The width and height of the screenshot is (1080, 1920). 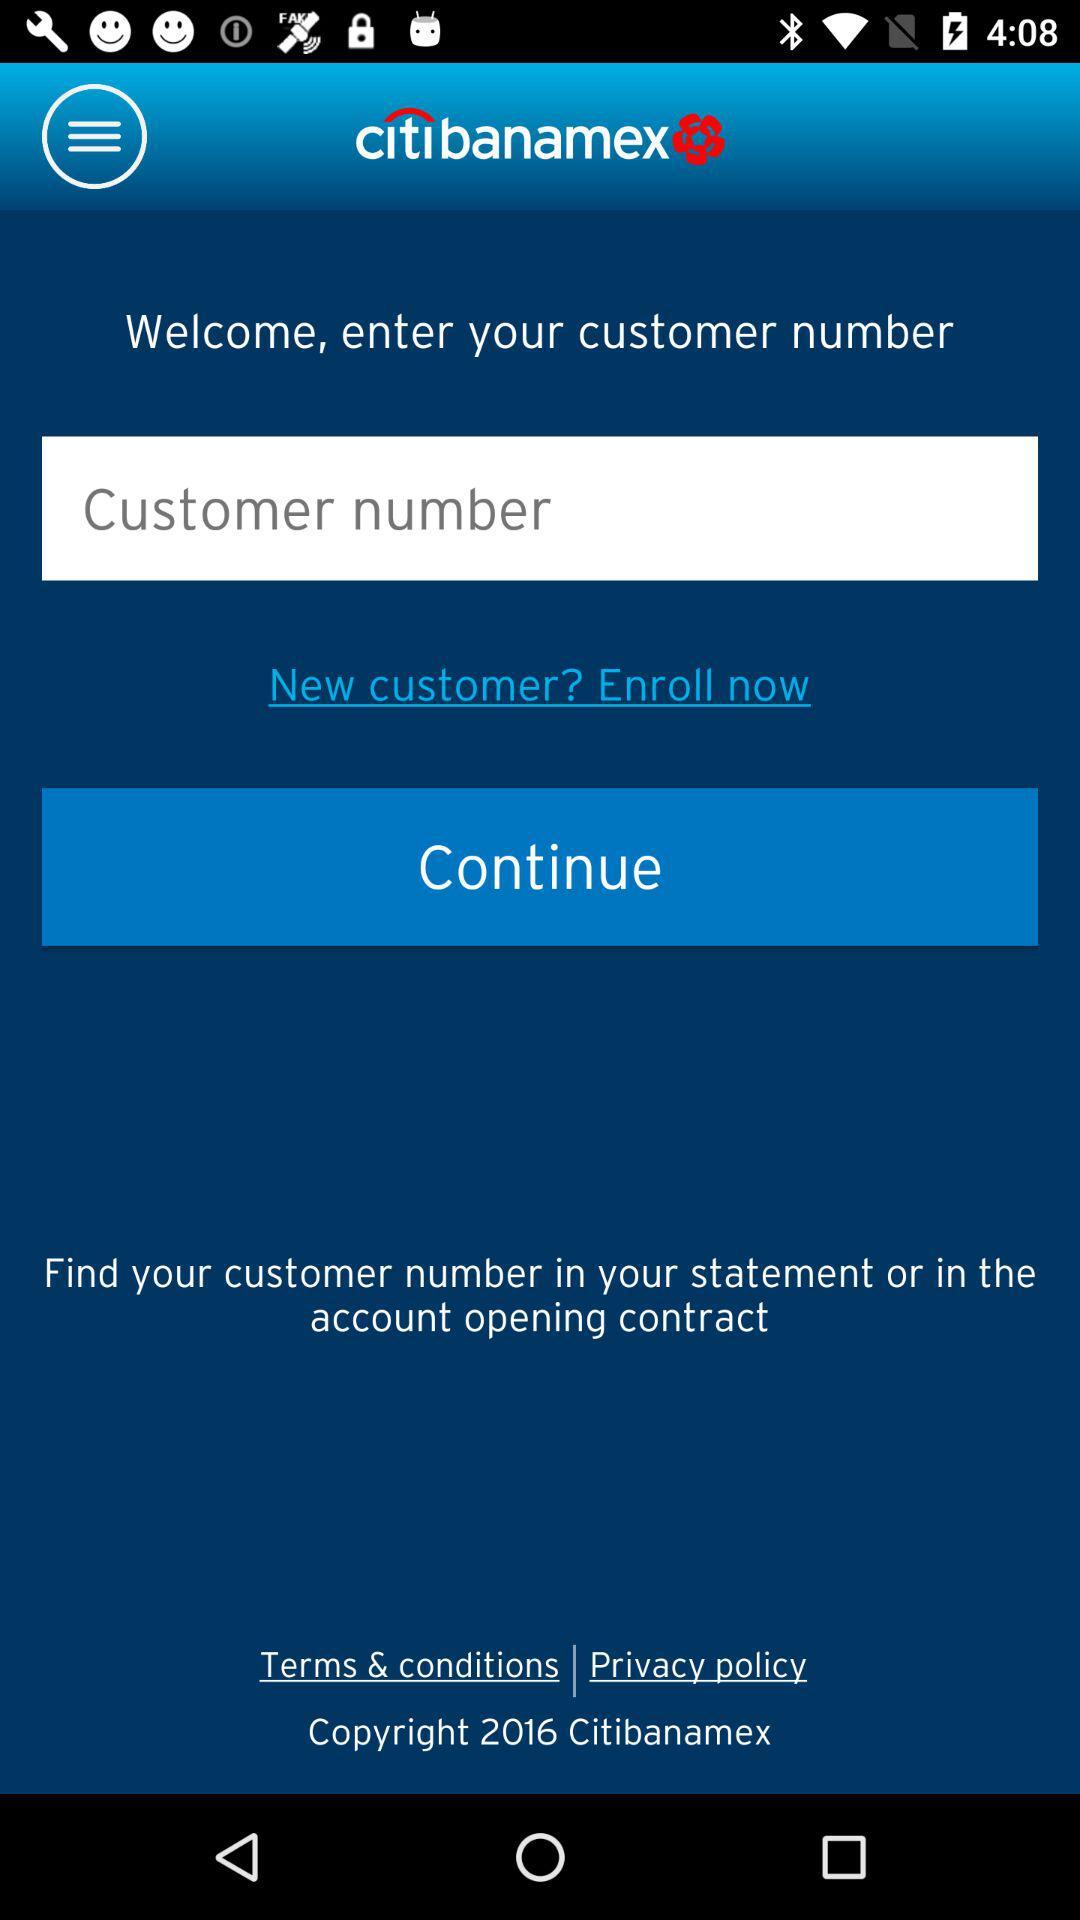 What do you see at coordinates (540, 508) in the screenshot?
I see `customer number box` at bounding box center [540, 508].